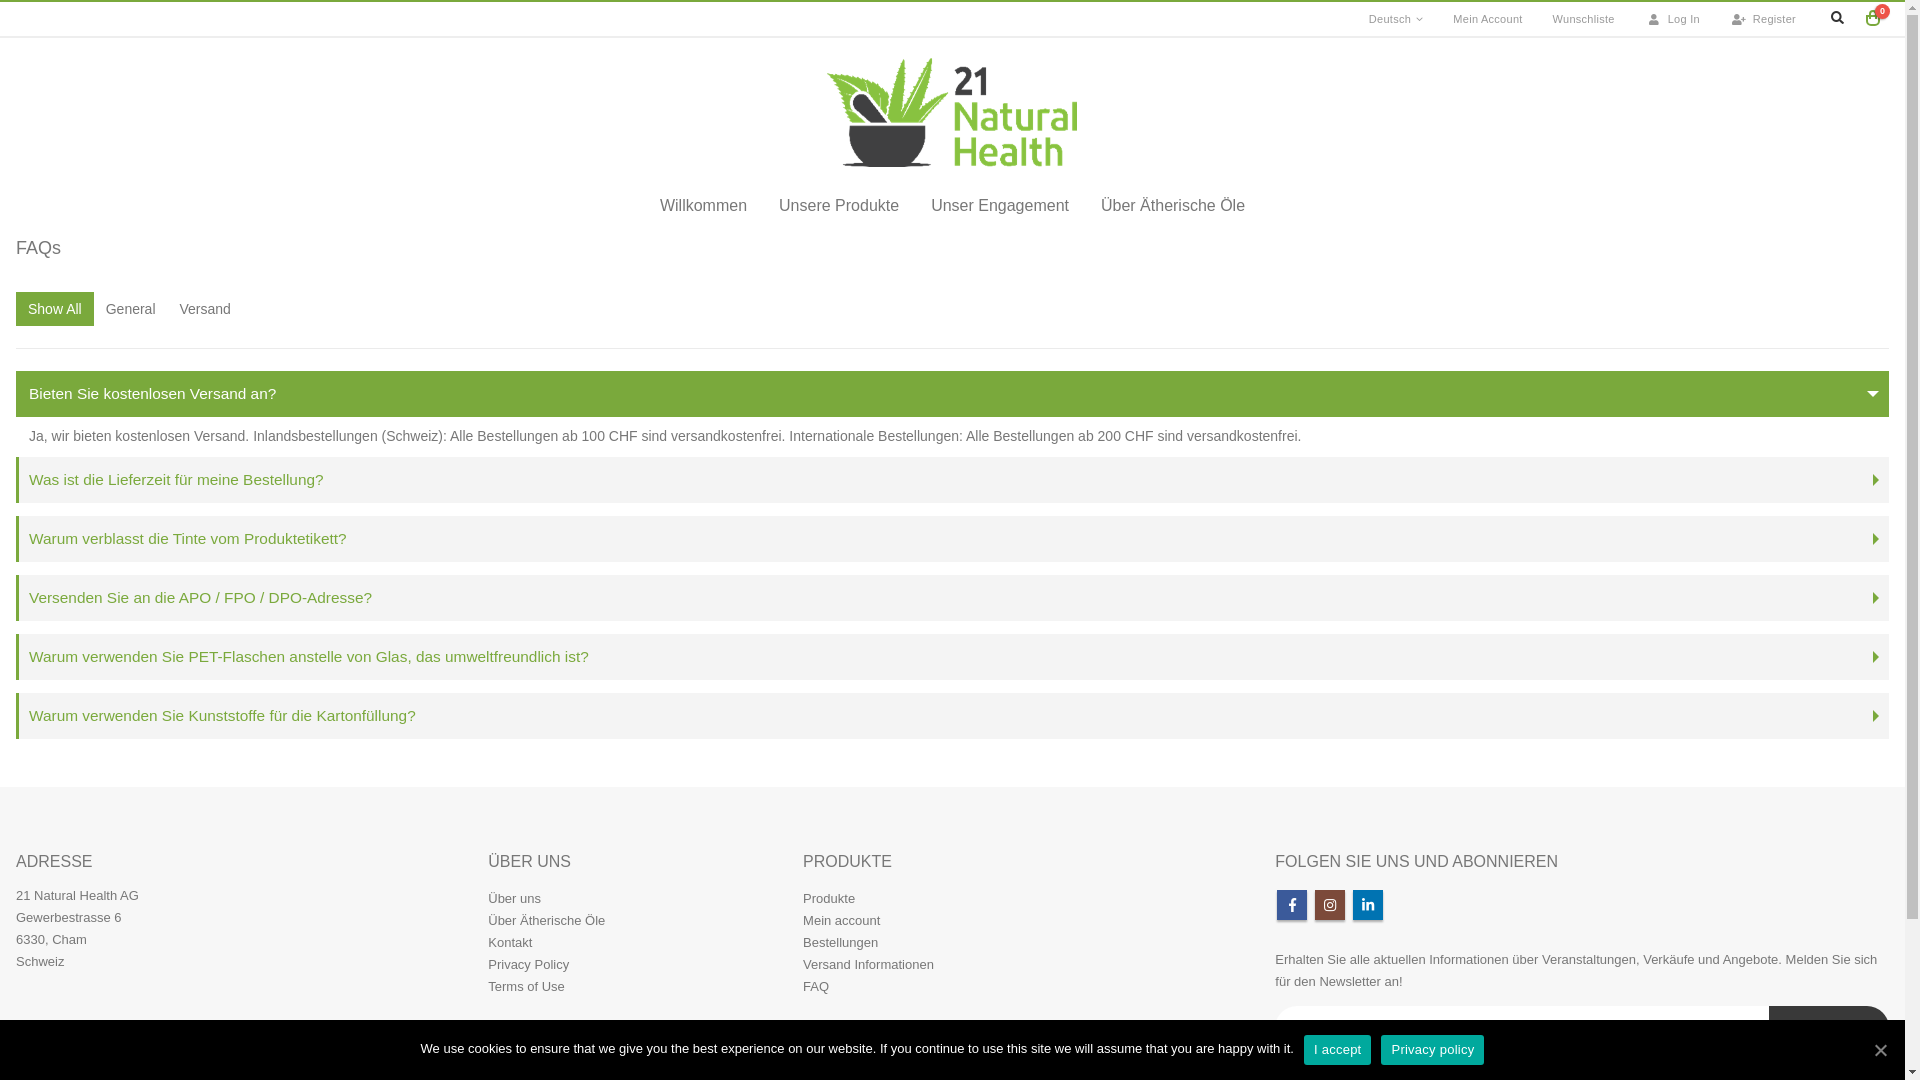 The width and height of the screenshot is (1920, 1080). Describe the element at coordinates (841, 920) in the screenshot. I see `'Mein account'` at that location.